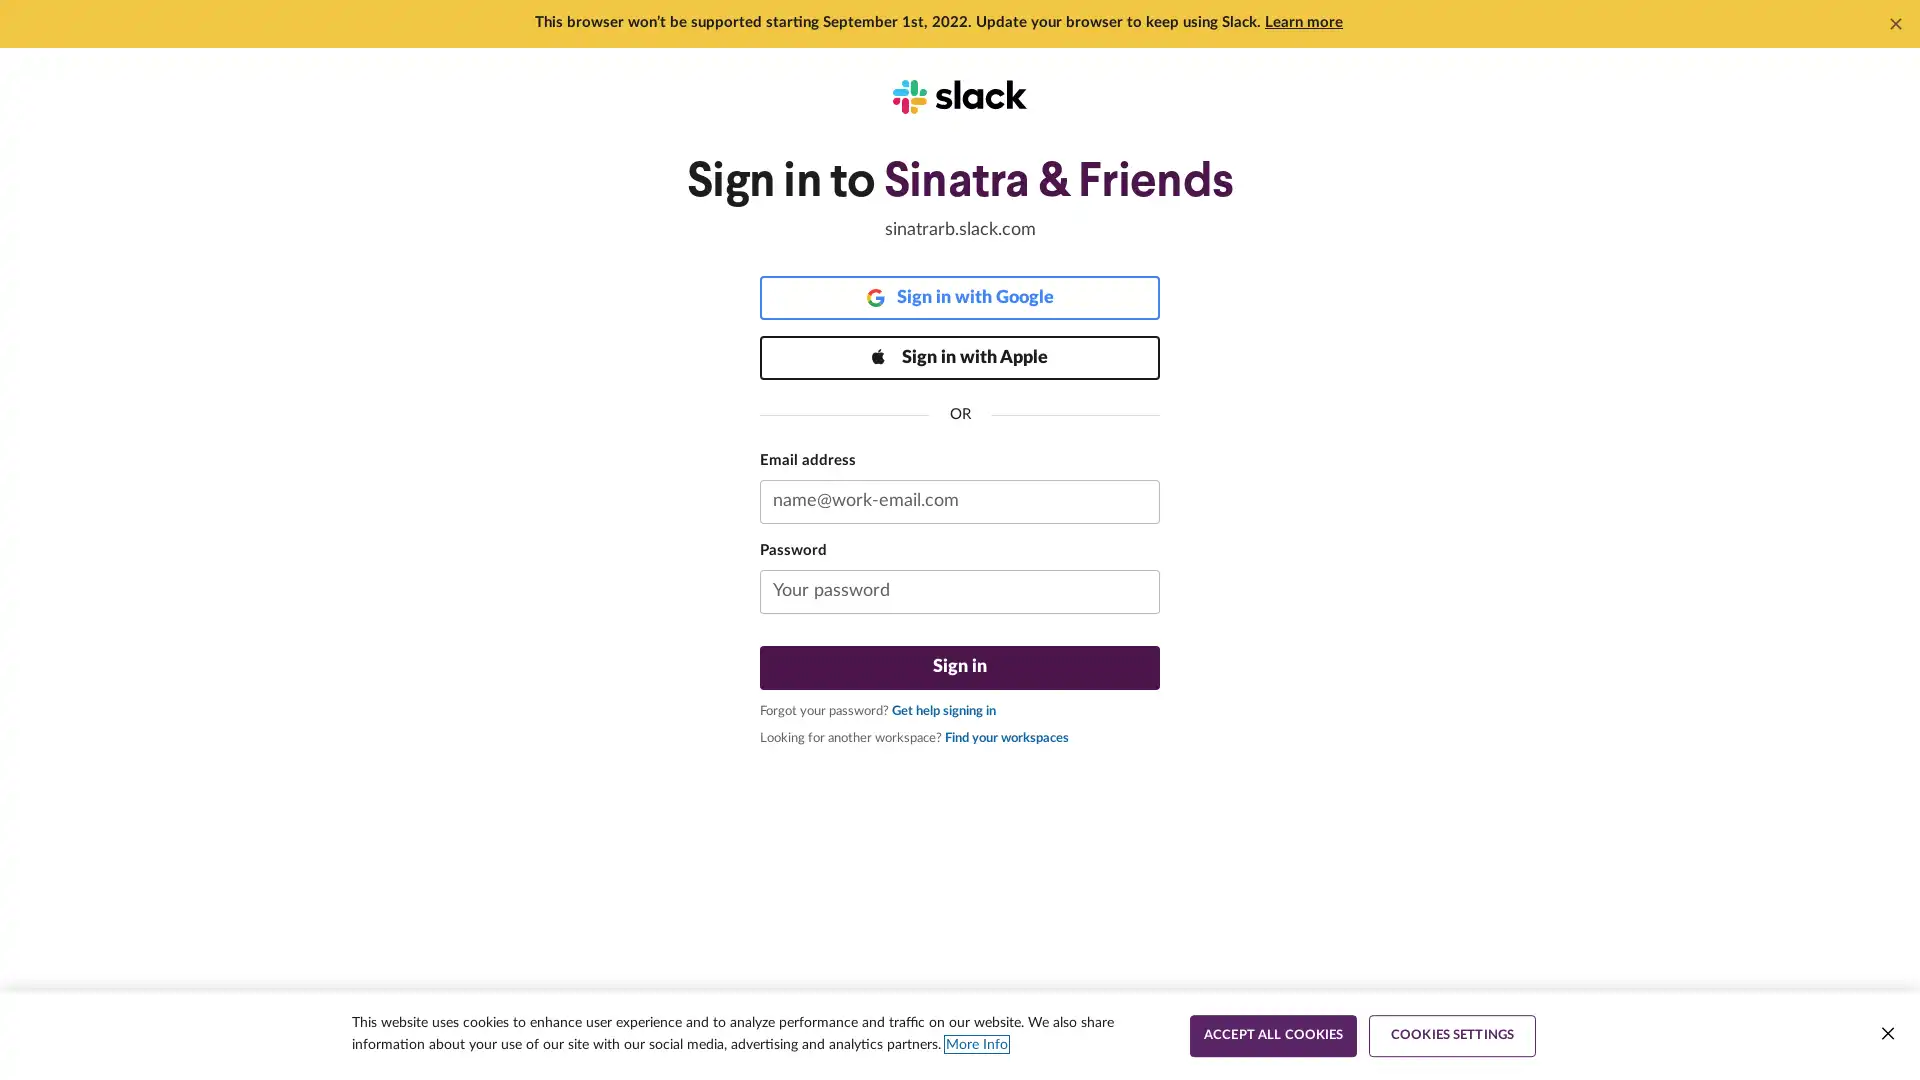  What do you see at coordinates (1272, 1035) in the screenshot?
I see `ACCEPT ALL COOKIES` at bounding box center [1272, 1035].